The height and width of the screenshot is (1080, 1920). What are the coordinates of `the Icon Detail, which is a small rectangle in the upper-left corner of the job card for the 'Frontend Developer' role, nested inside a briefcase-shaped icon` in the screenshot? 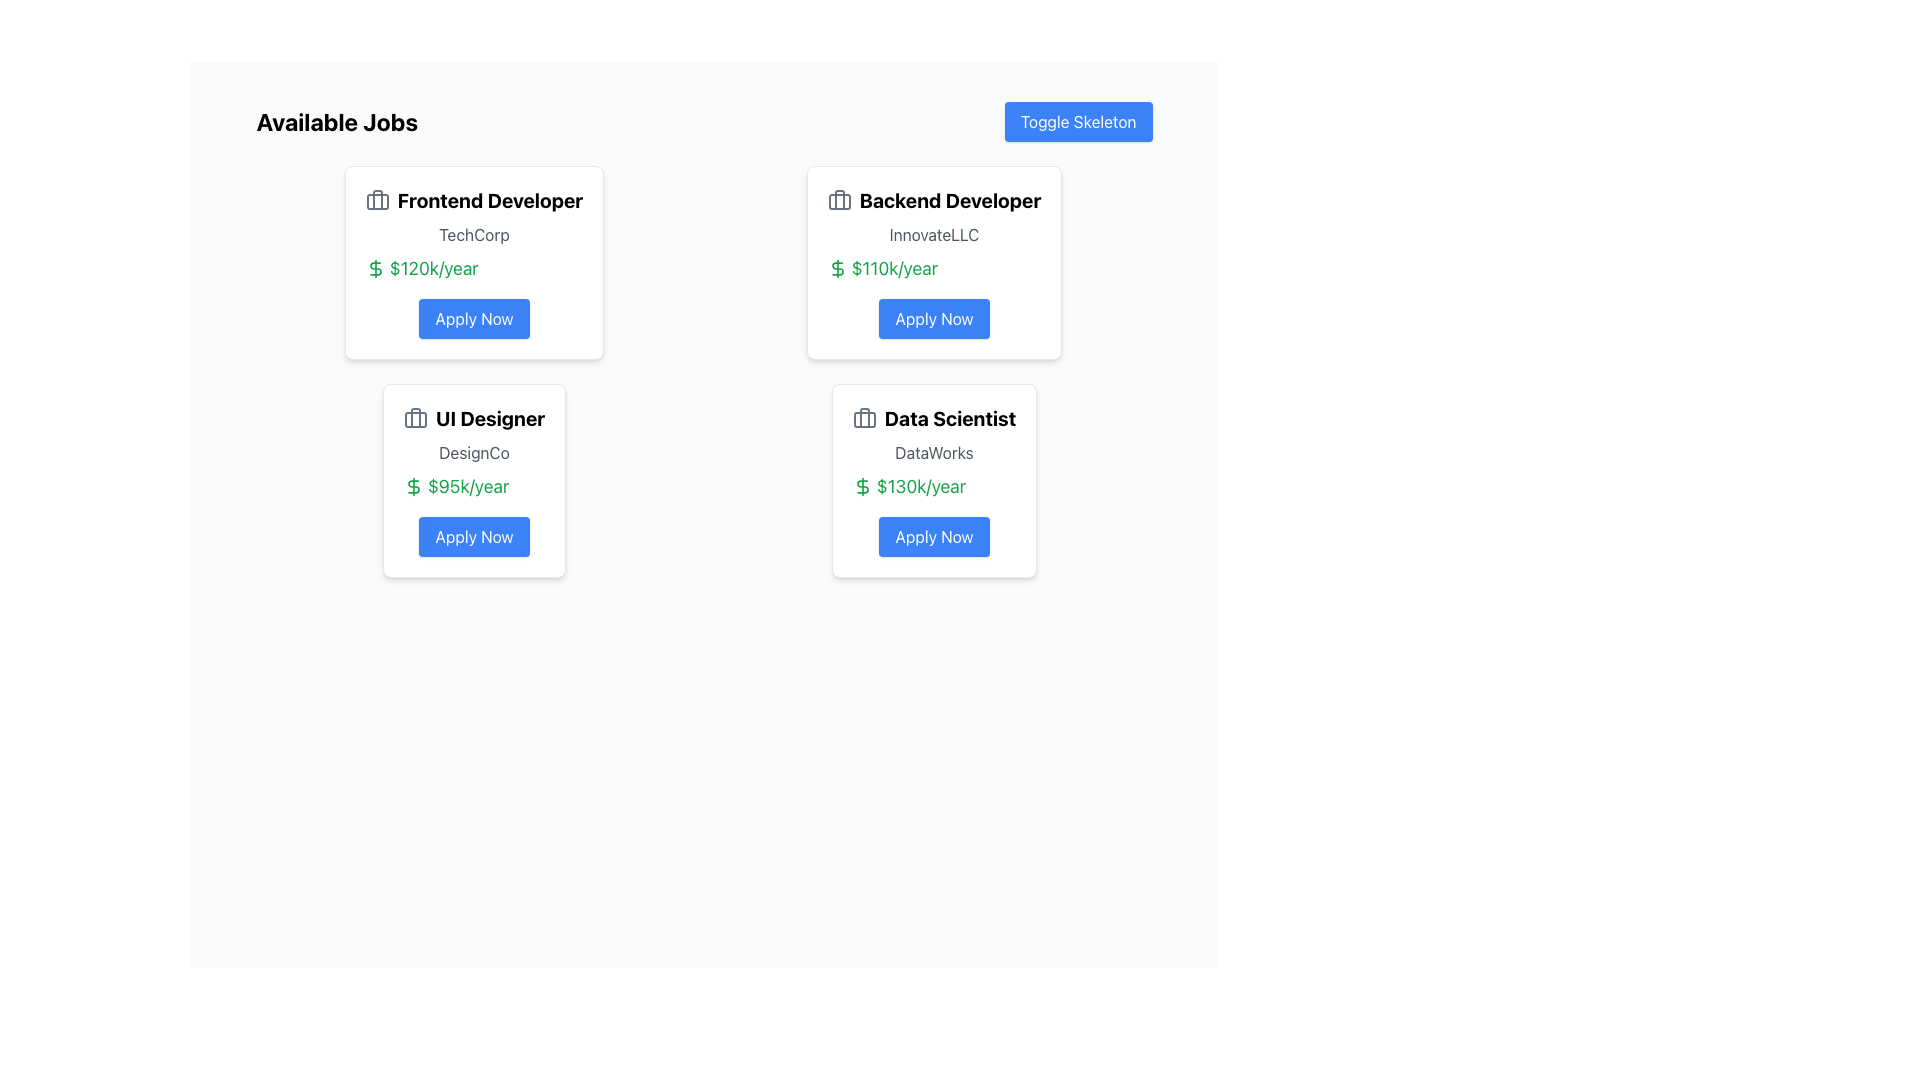 It's located at (377, 201).